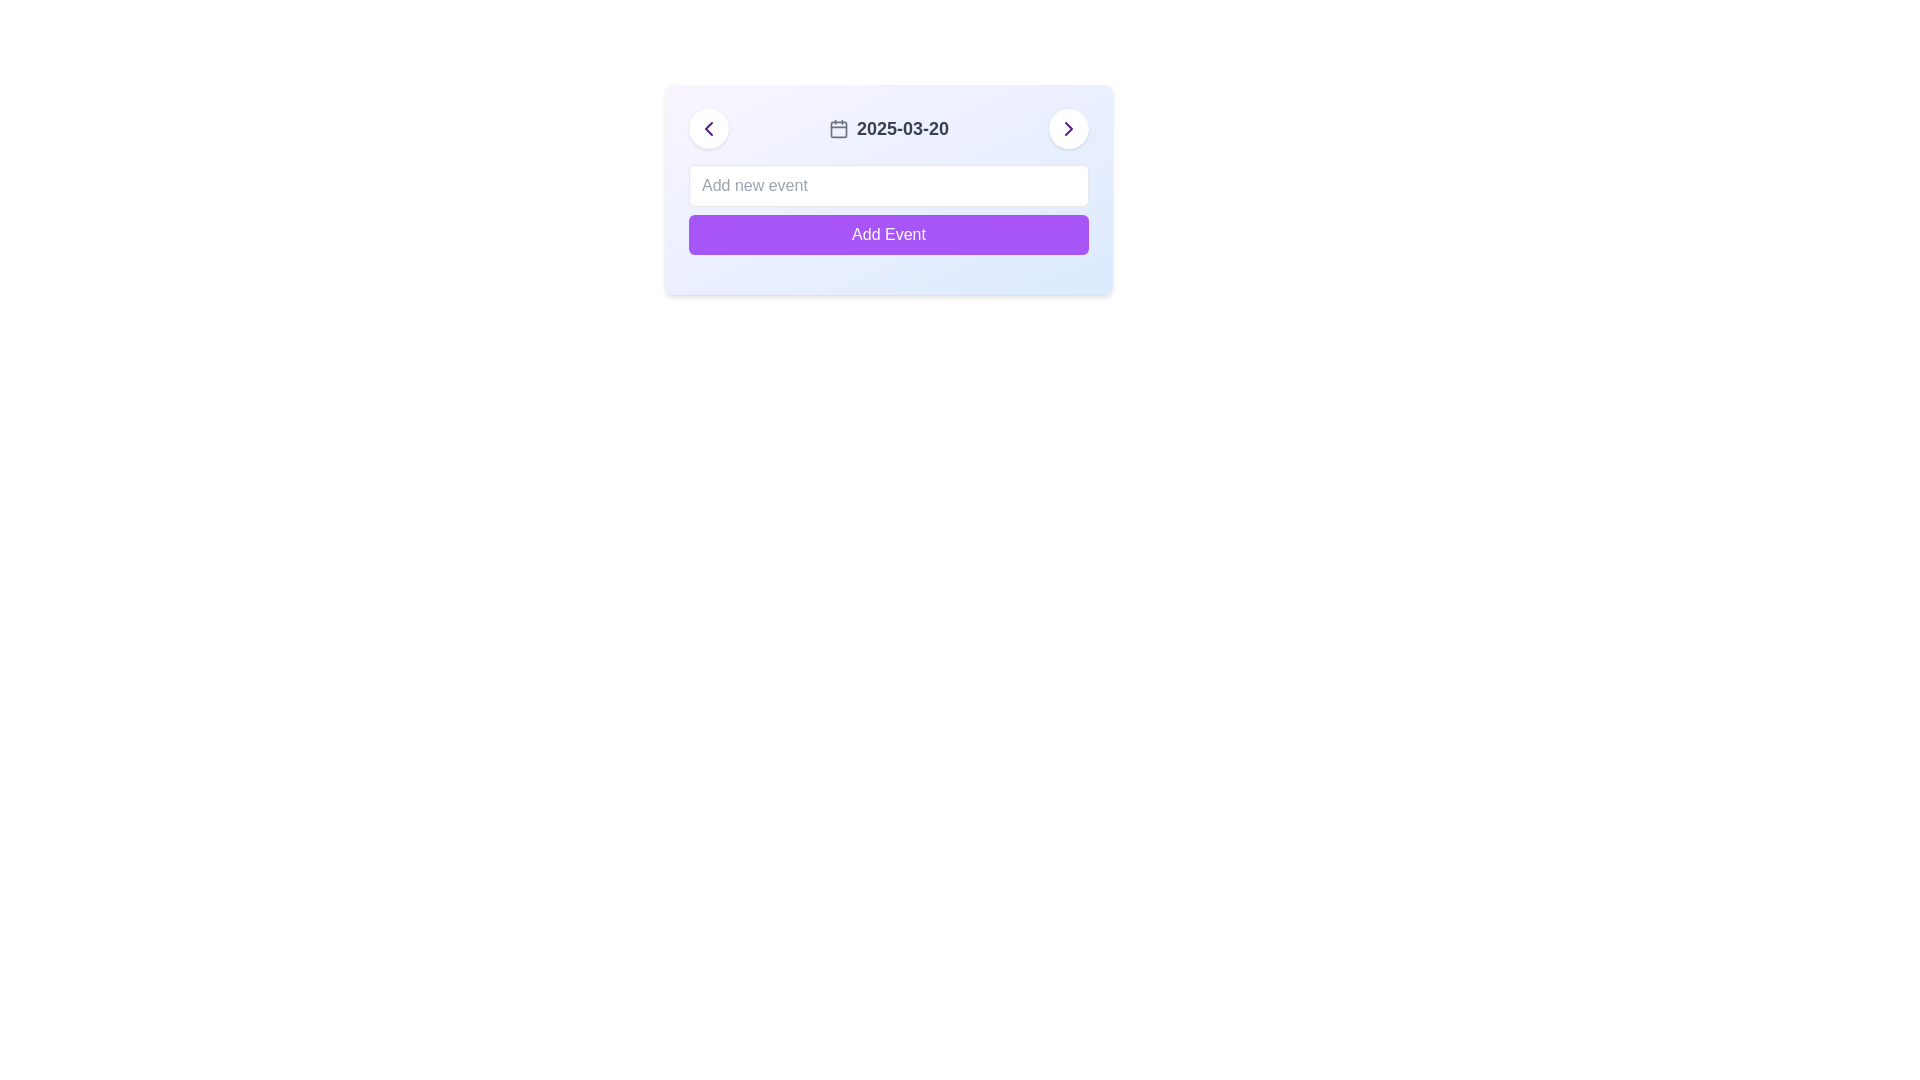  Describe the element at coordinates (887, 234) in the screenshot. I see `the 'Confirm' button located at the bottom of the event creation section` at that location.